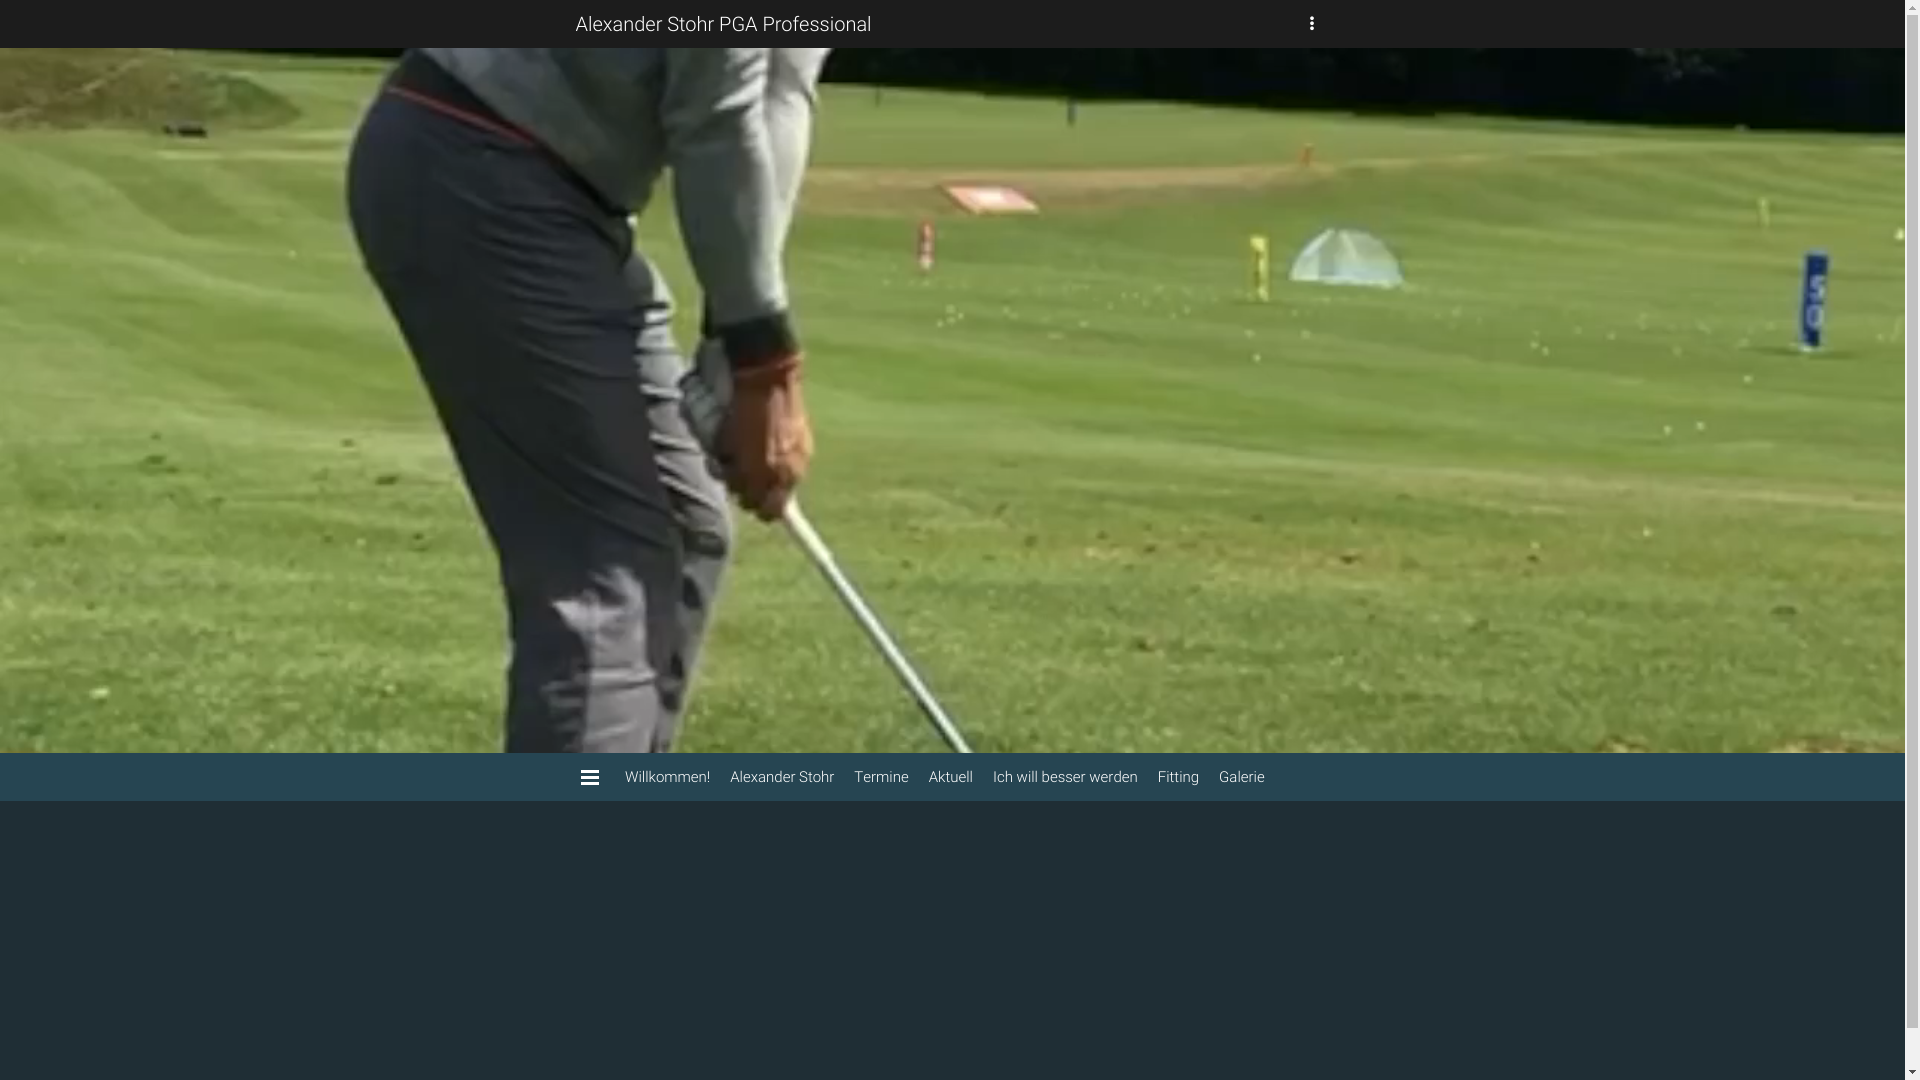 The image size is (1920, 1080). I want to click on 'Willkommen!', so click(613, 775).